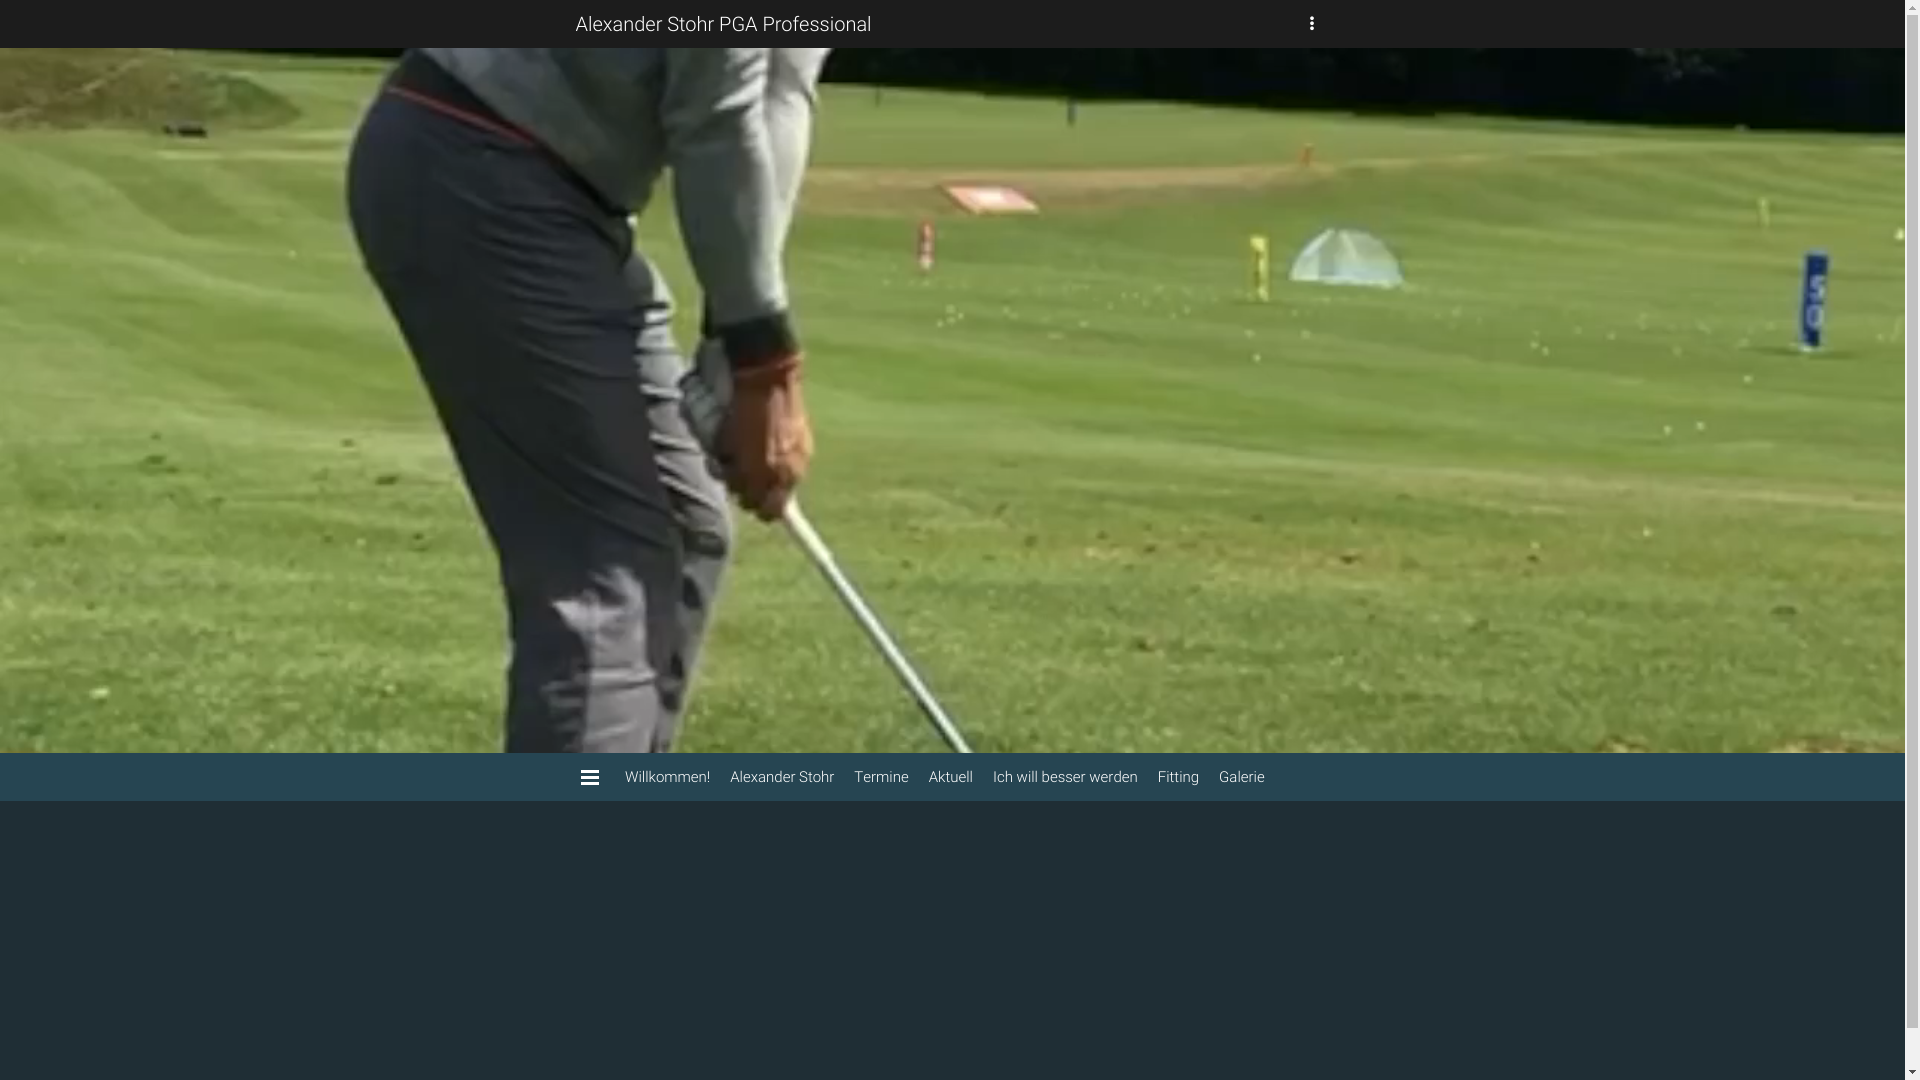 The image size is (1920, 1080). I want to click on 'Willkommen!', so click(613, 775).